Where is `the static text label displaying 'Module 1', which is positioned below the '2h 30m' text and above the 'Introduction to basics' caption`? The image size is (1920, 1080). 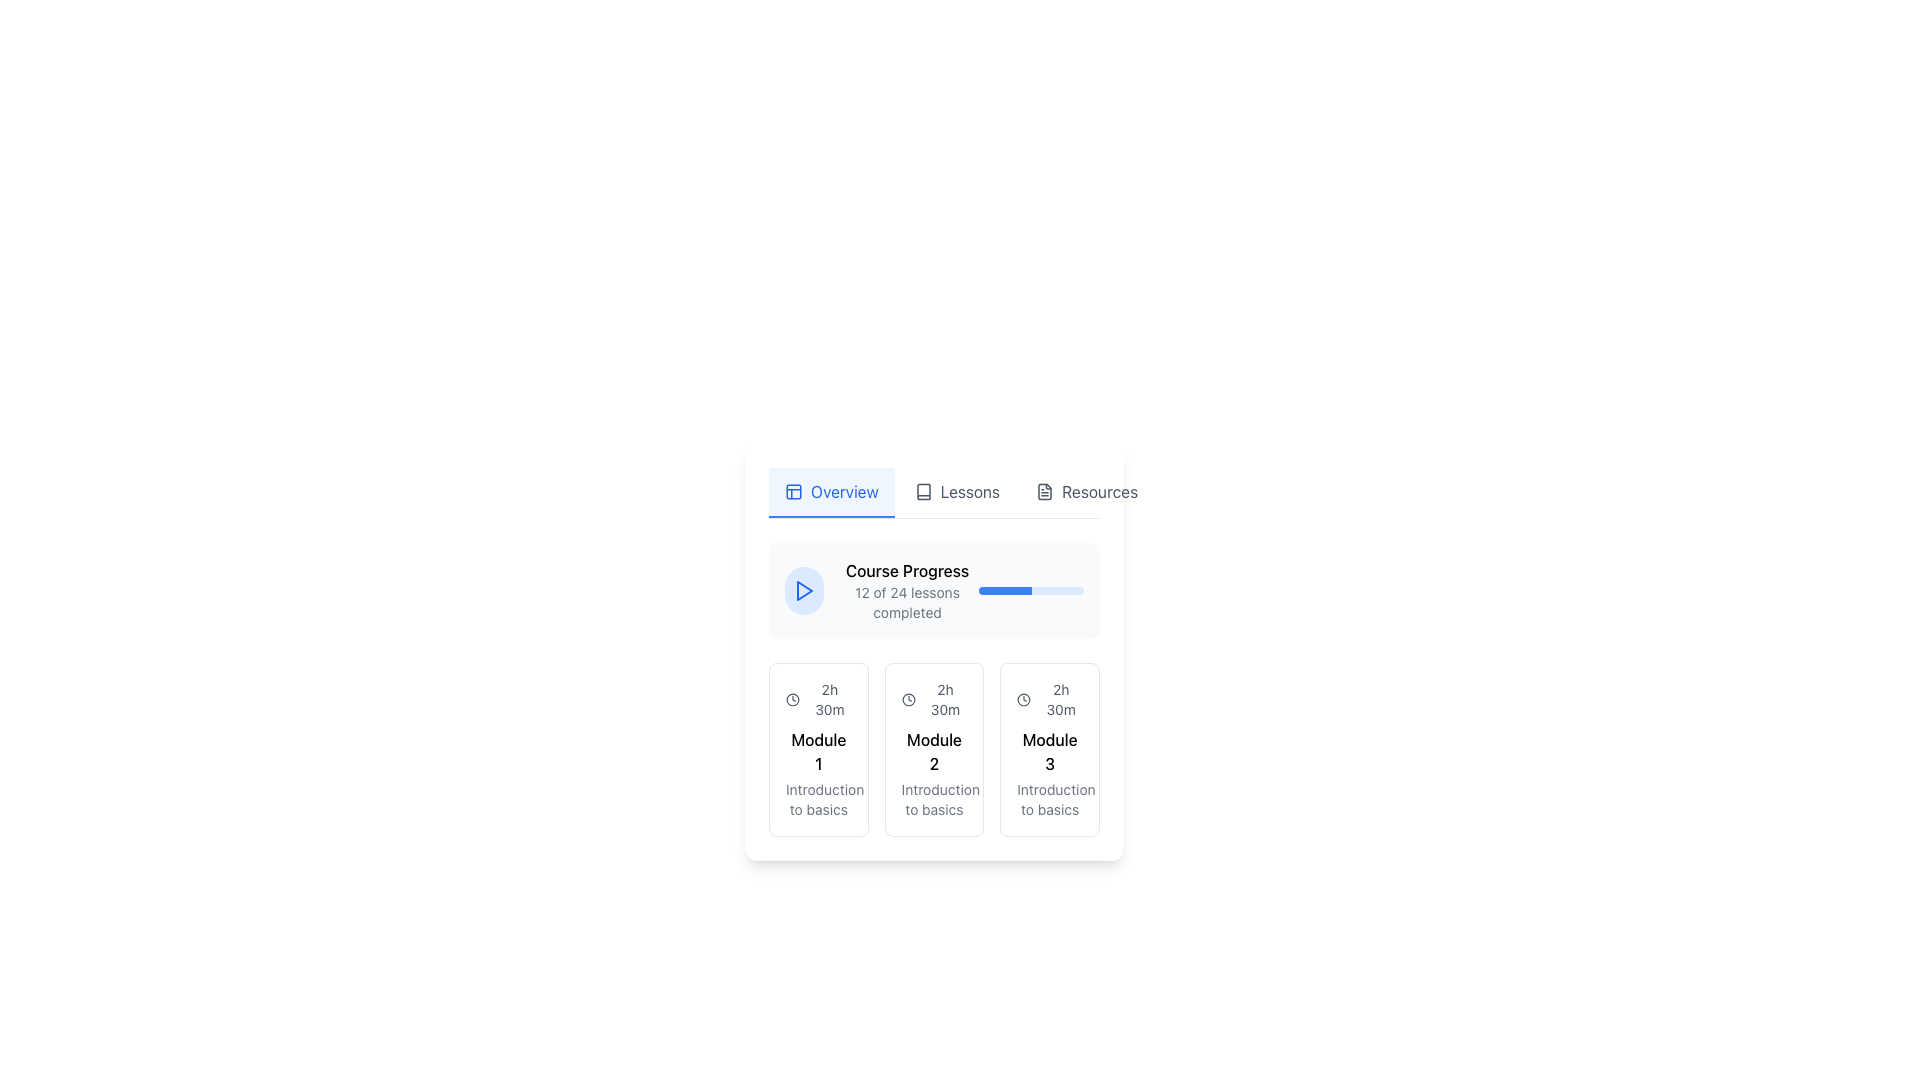 the static text label displaying 'Module 1', which is positioned below the '2h 30m' text and above the 'Introduction to basics' caption is located at coordinates (818, 752).